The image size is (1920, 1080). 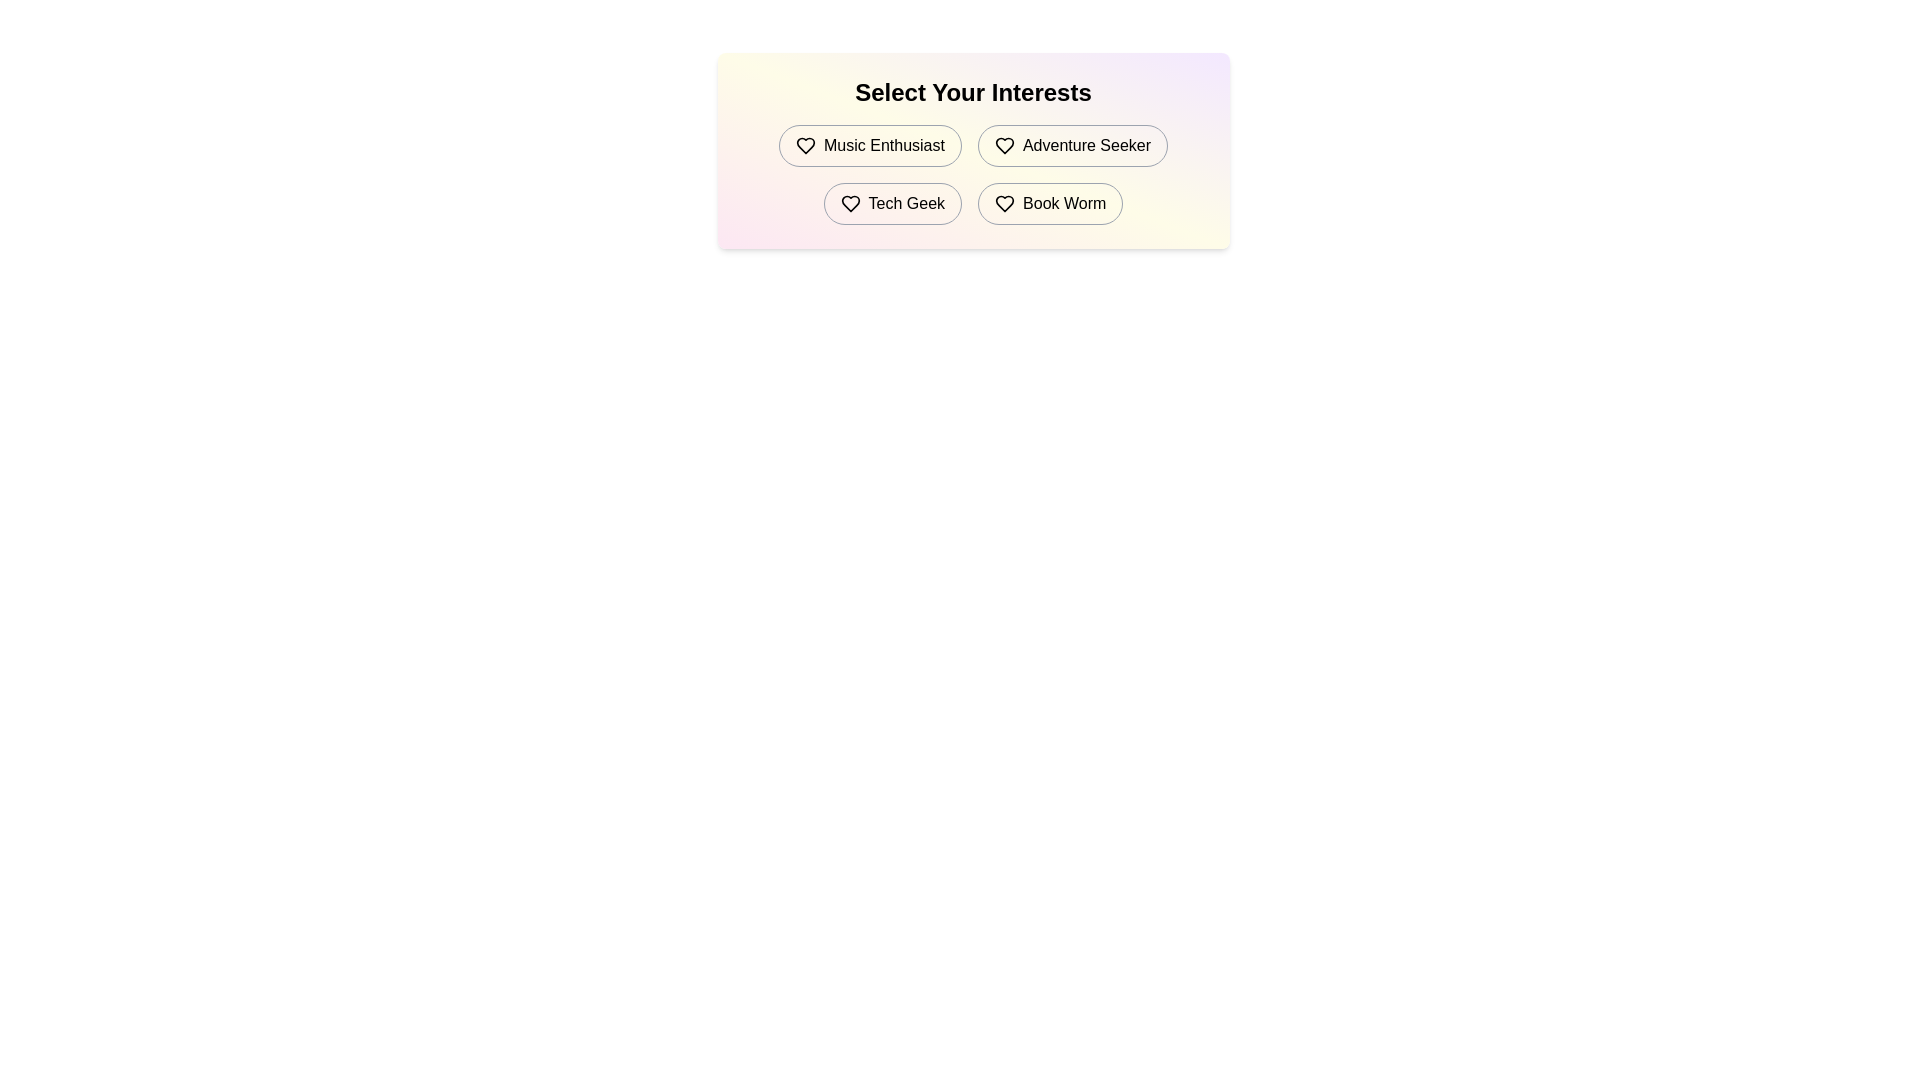 I want to click on the tag button labeled 'Book Worm' to observe its hover effect, so click(x=1049, y=204).